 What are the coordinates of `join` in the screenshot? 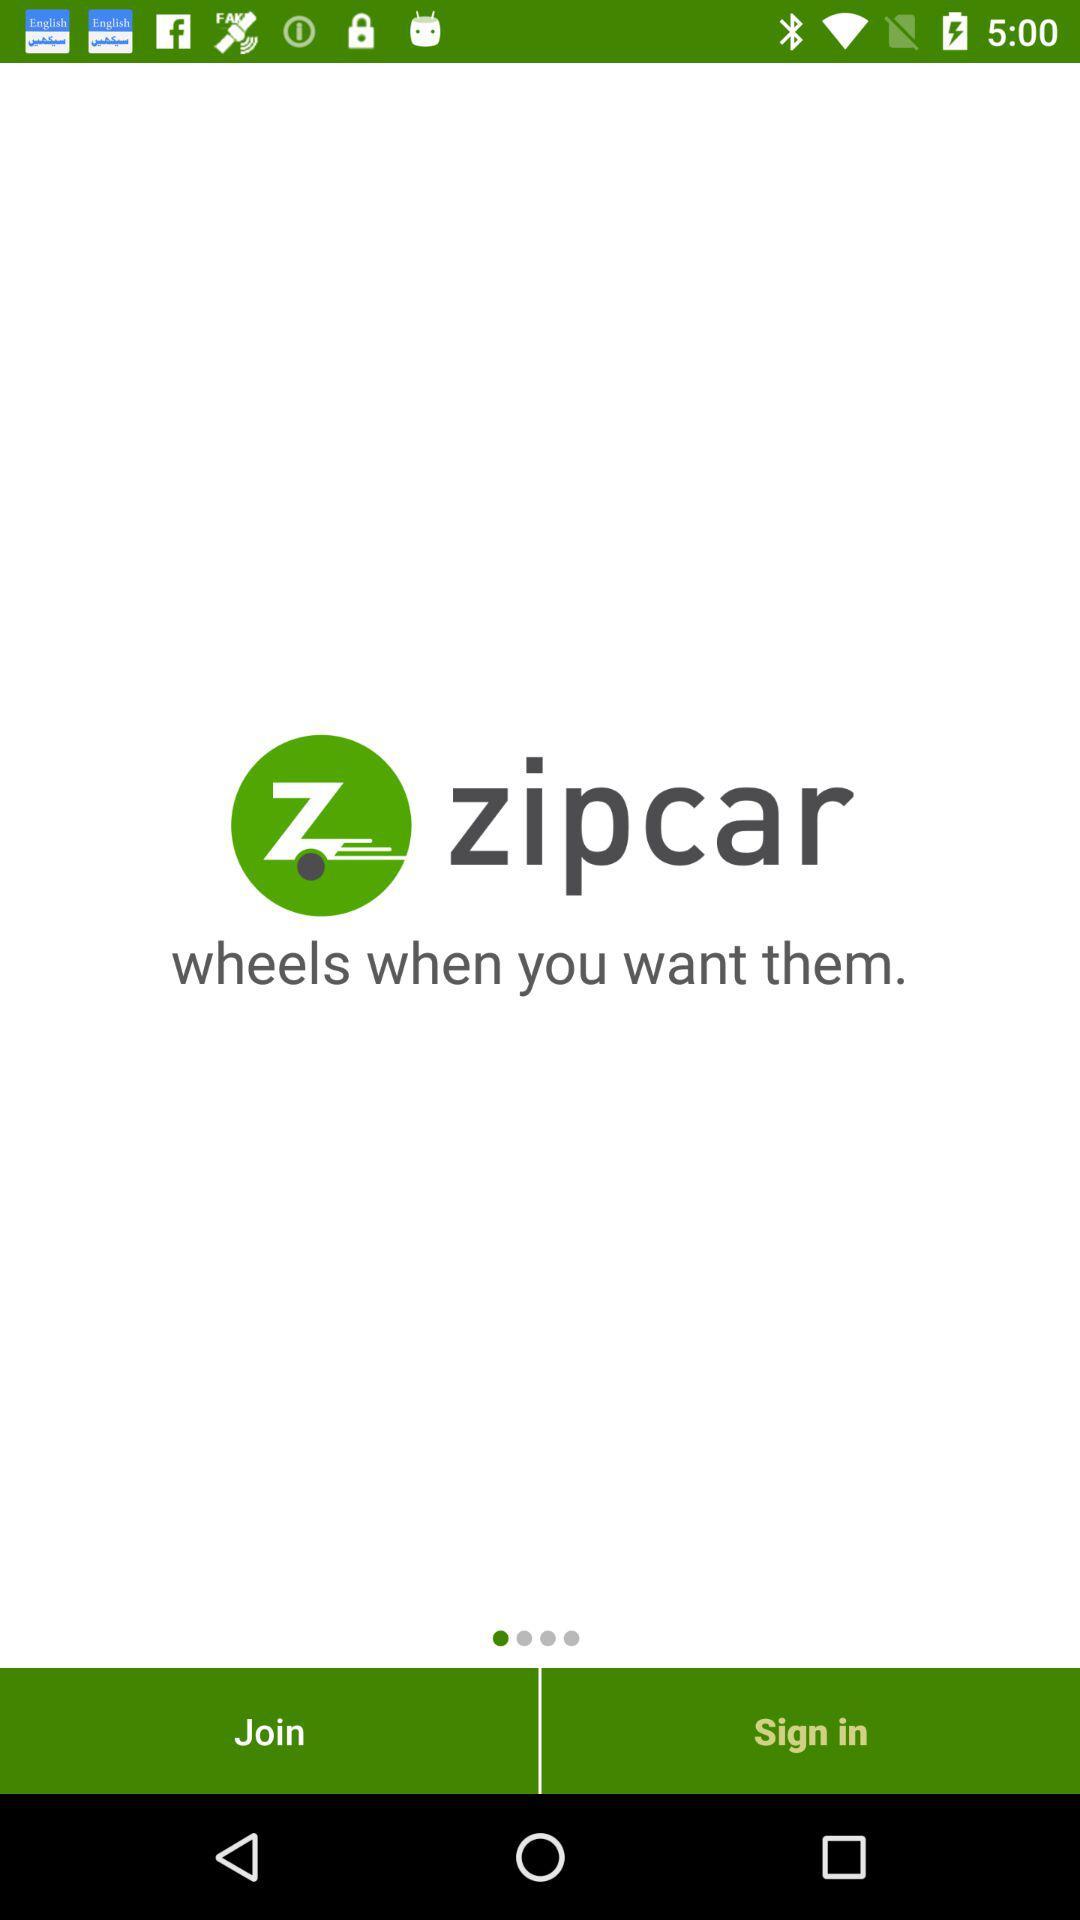 It's located at (268, 1730).